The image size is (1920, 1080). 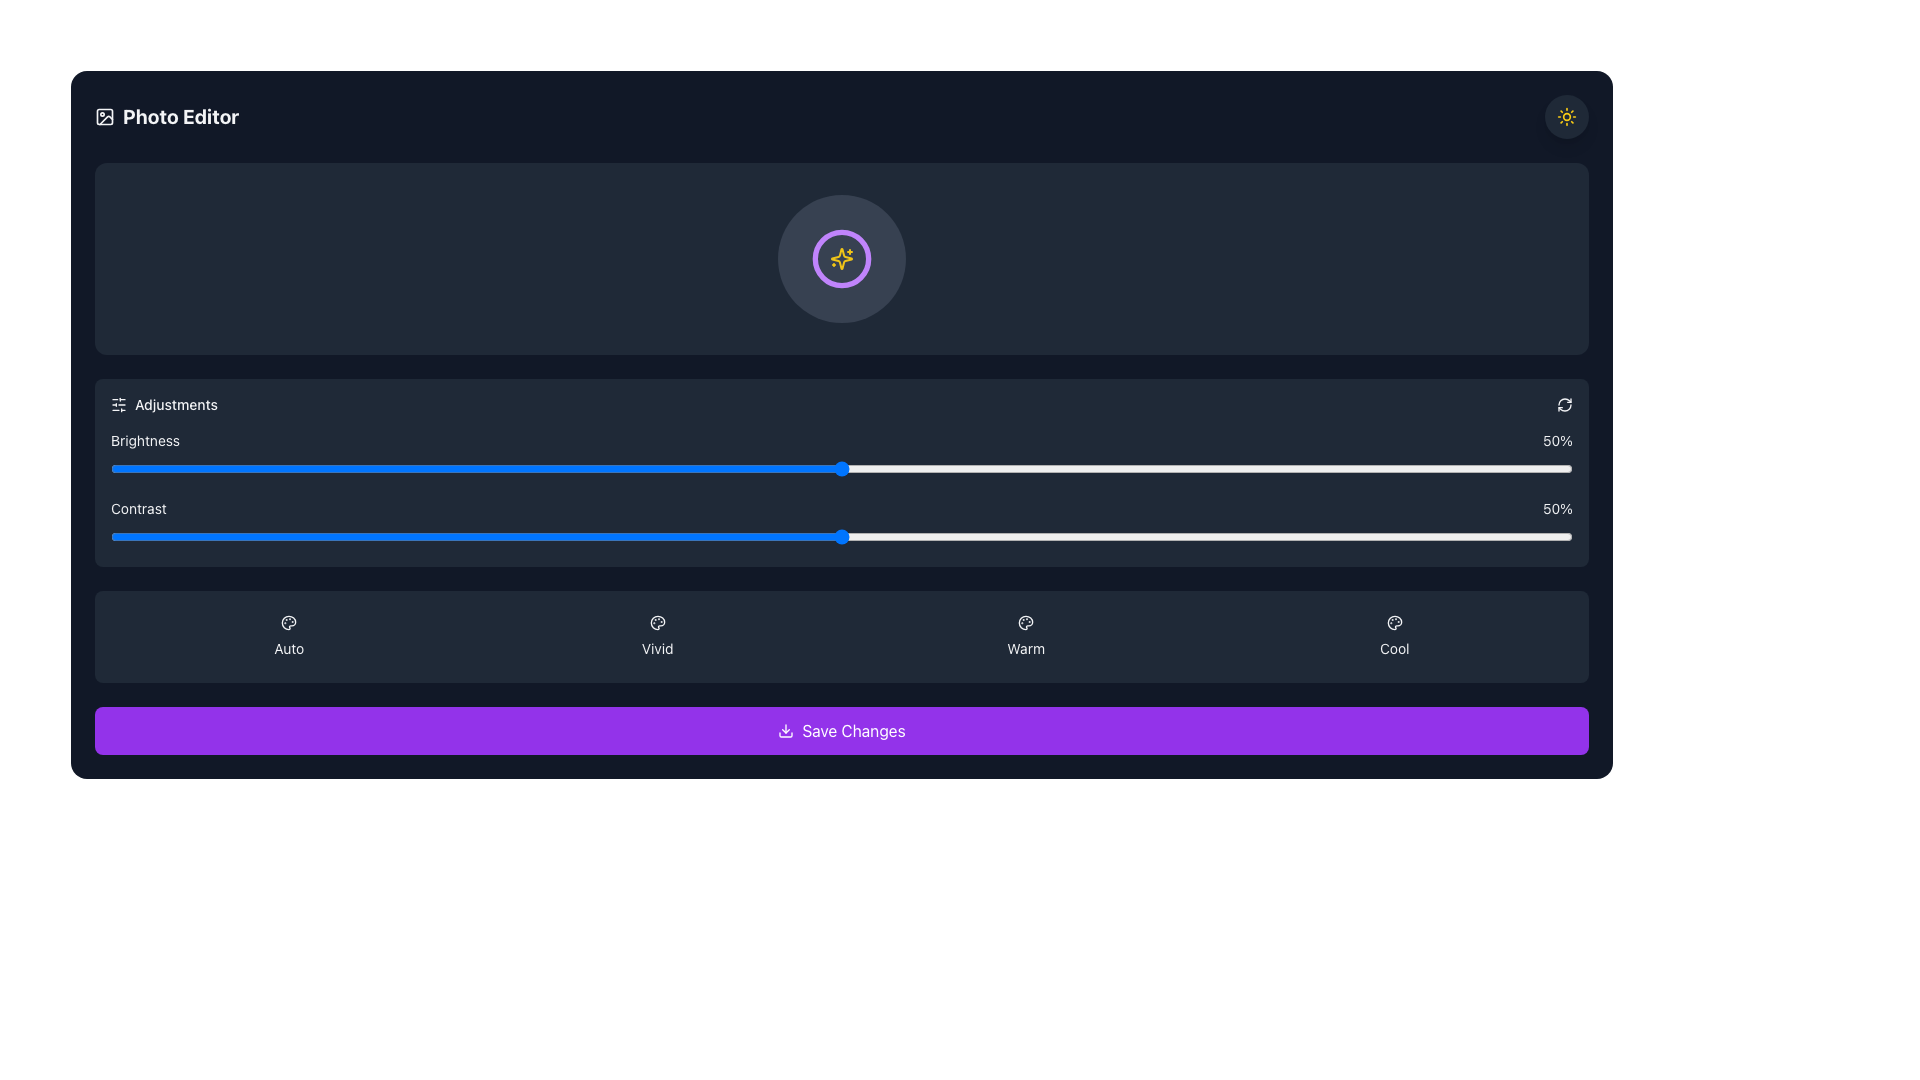 I want to click on contrast, so click(x=520, y=535).